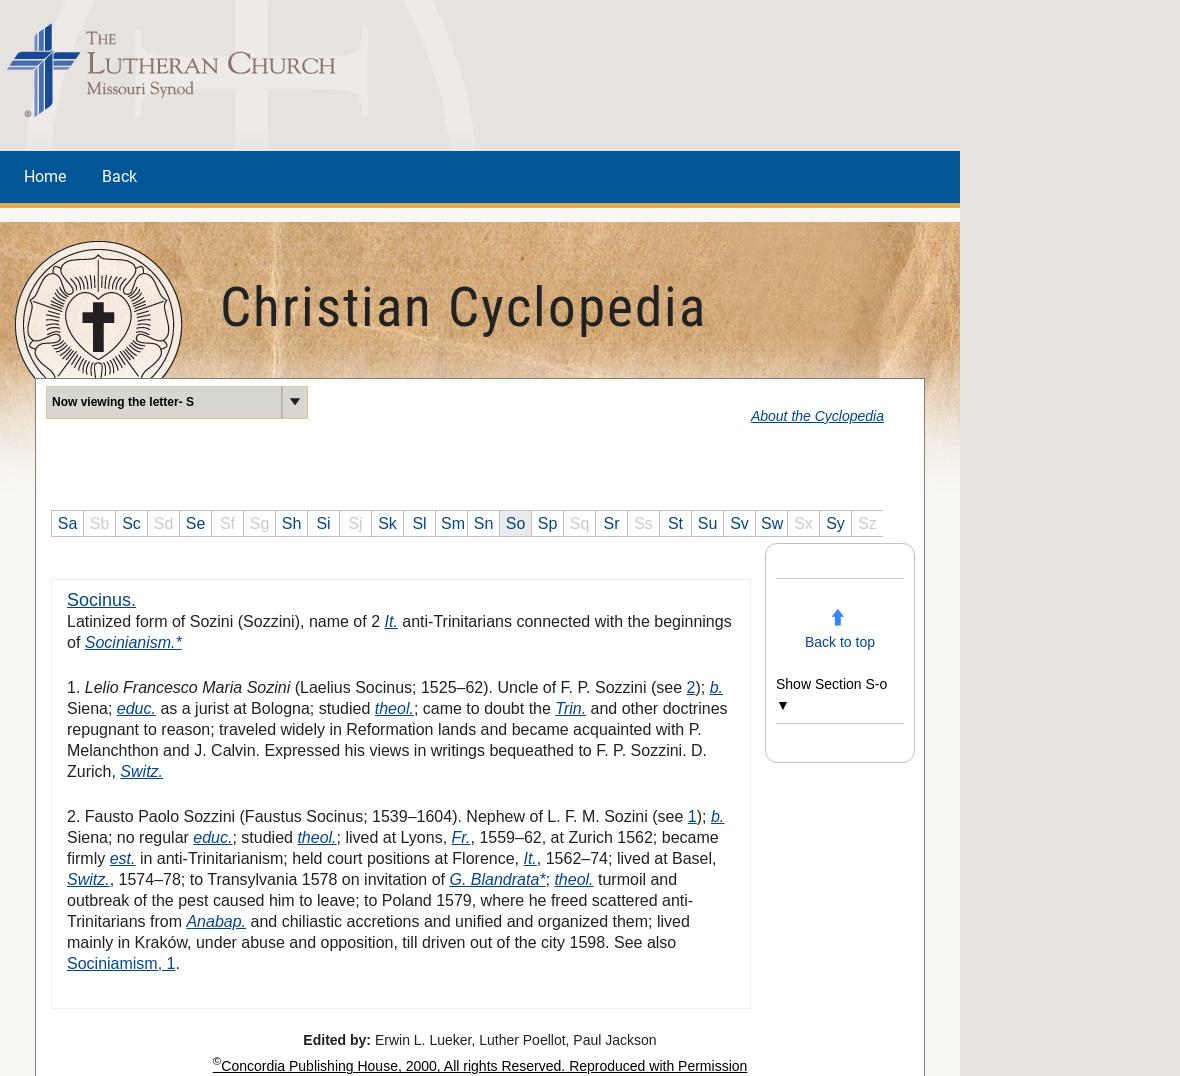 The image size is (1180, 1076). What do you see at coordinates (513, 1038) in the screenshot?
I see `'Erwin L. Lueker, Luther Poellot, Paul Jackson'` at bounding box center [513, 1038].